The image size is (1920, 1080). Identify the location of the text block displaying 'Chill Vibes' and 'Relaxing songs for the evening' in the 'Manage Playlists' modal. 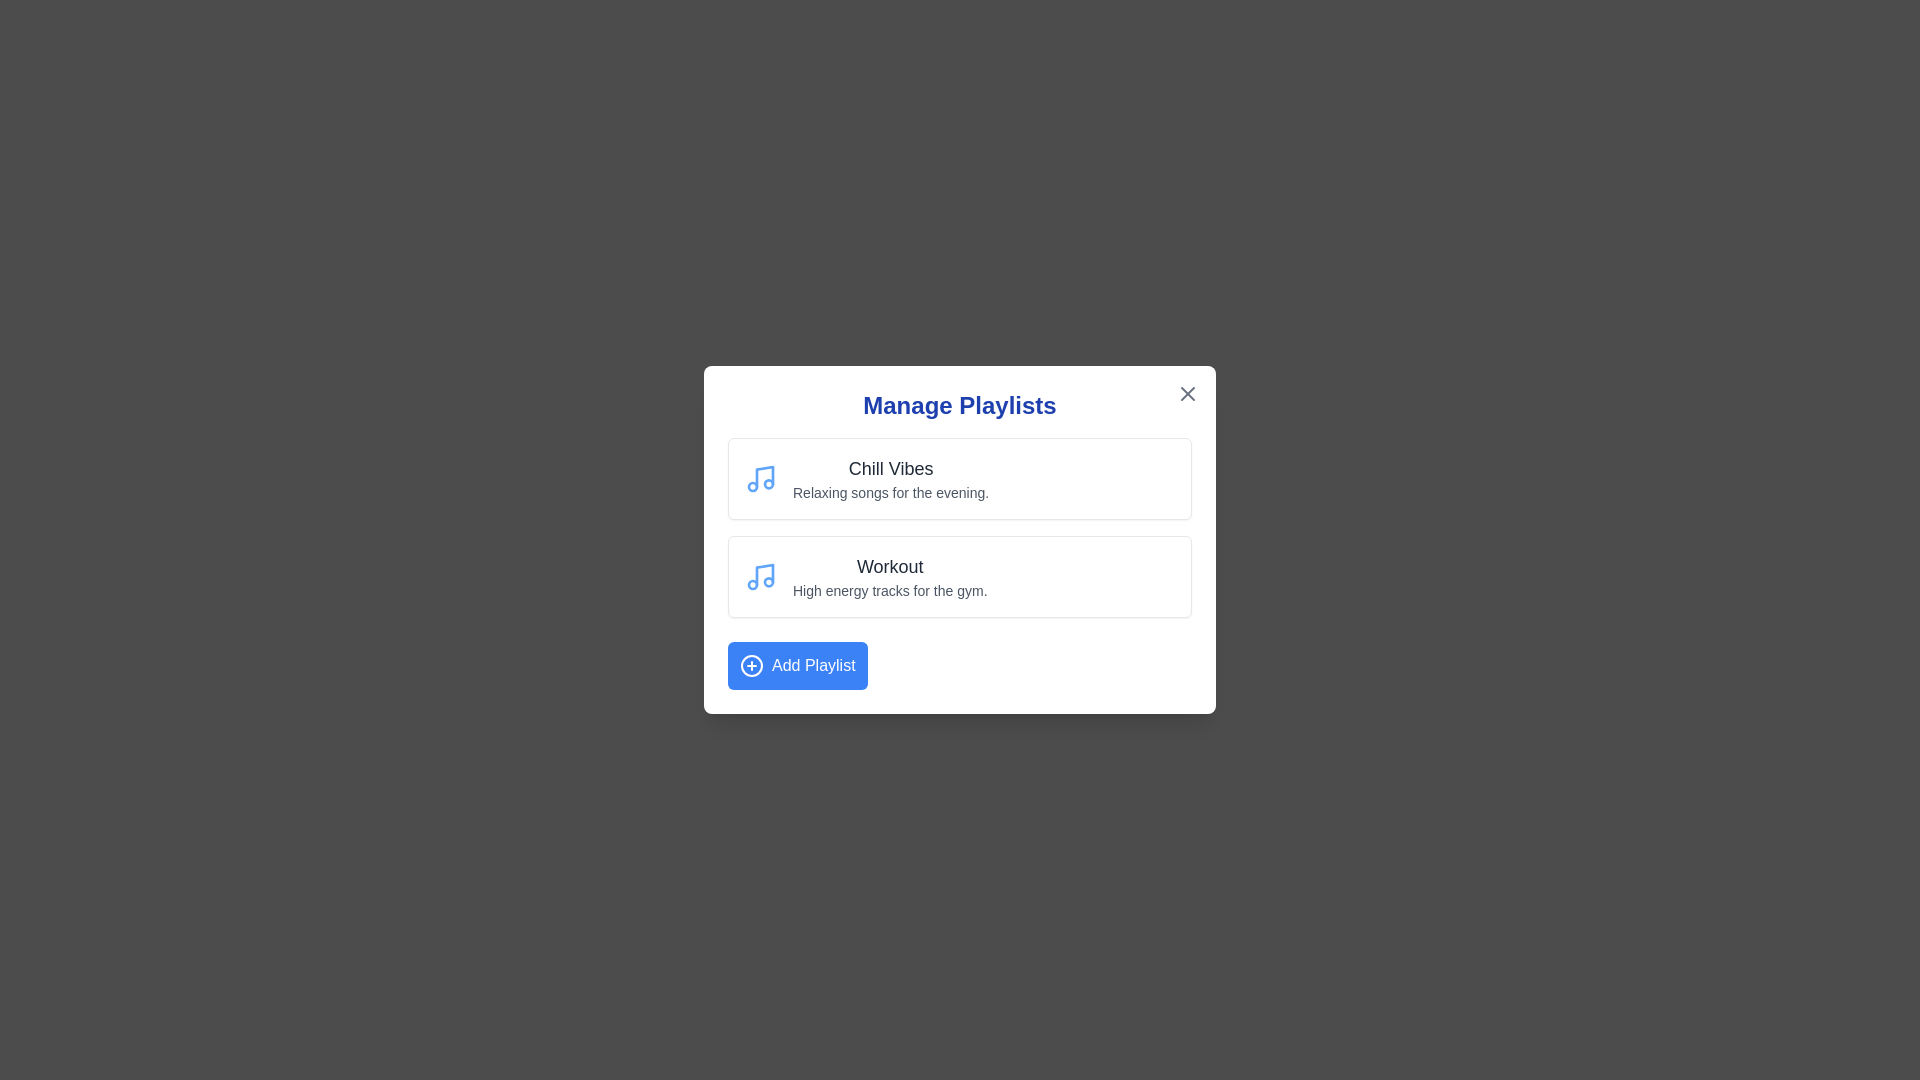
(890, 478).